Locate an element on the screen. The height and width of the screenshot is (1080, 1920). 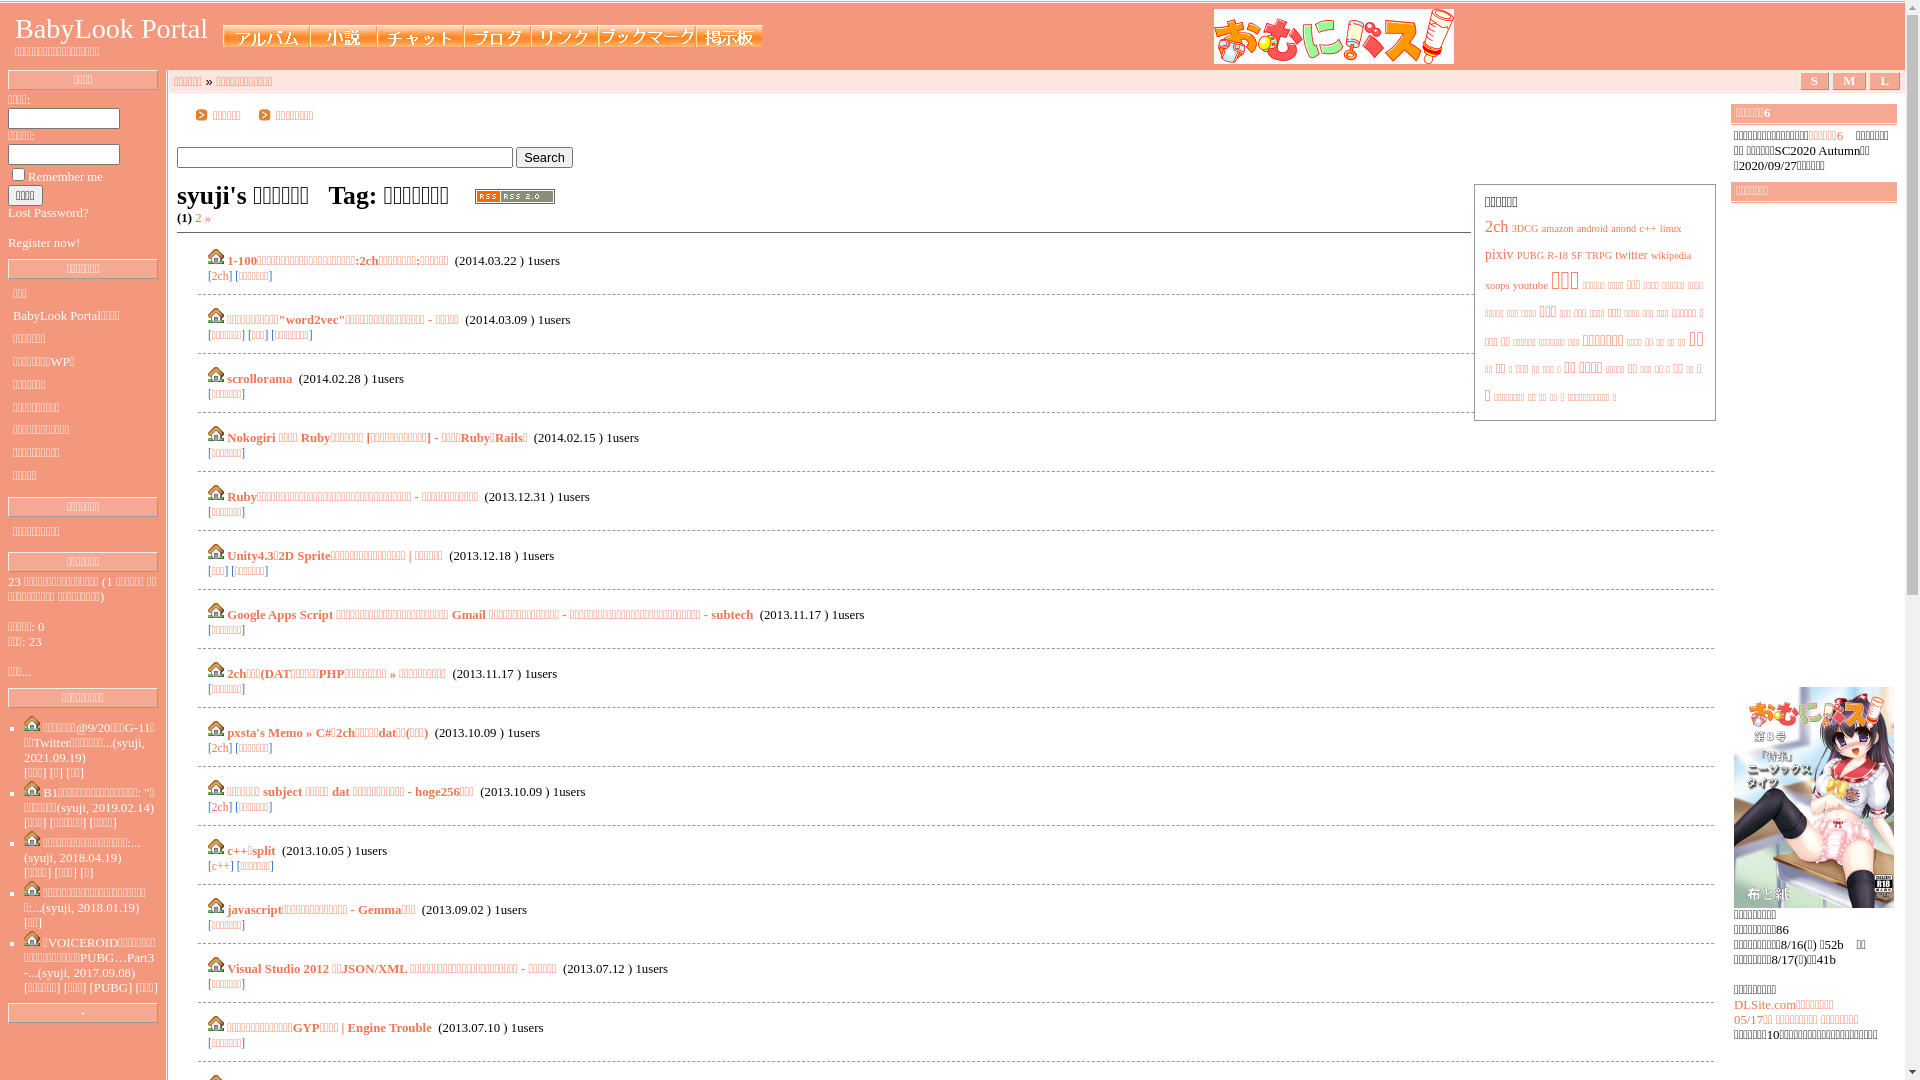
'TRPG' is located at coordinates (1597, 254).